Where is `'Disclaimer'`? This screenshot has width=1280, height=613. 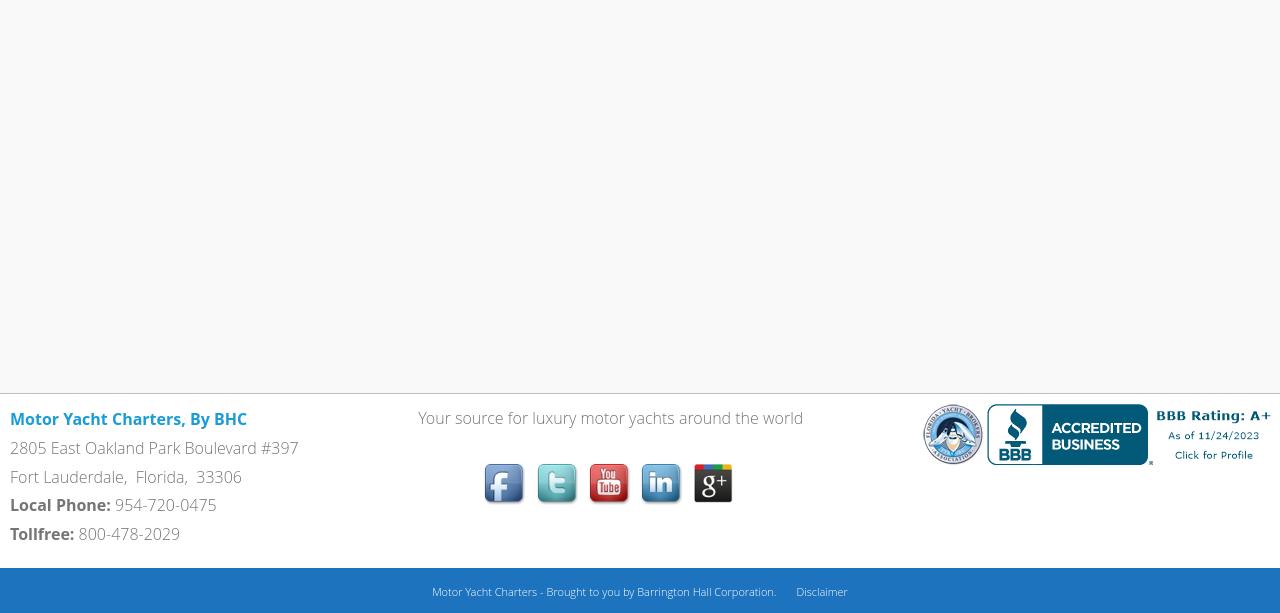 'Disclaimer' is located at coordinates (821, 589).